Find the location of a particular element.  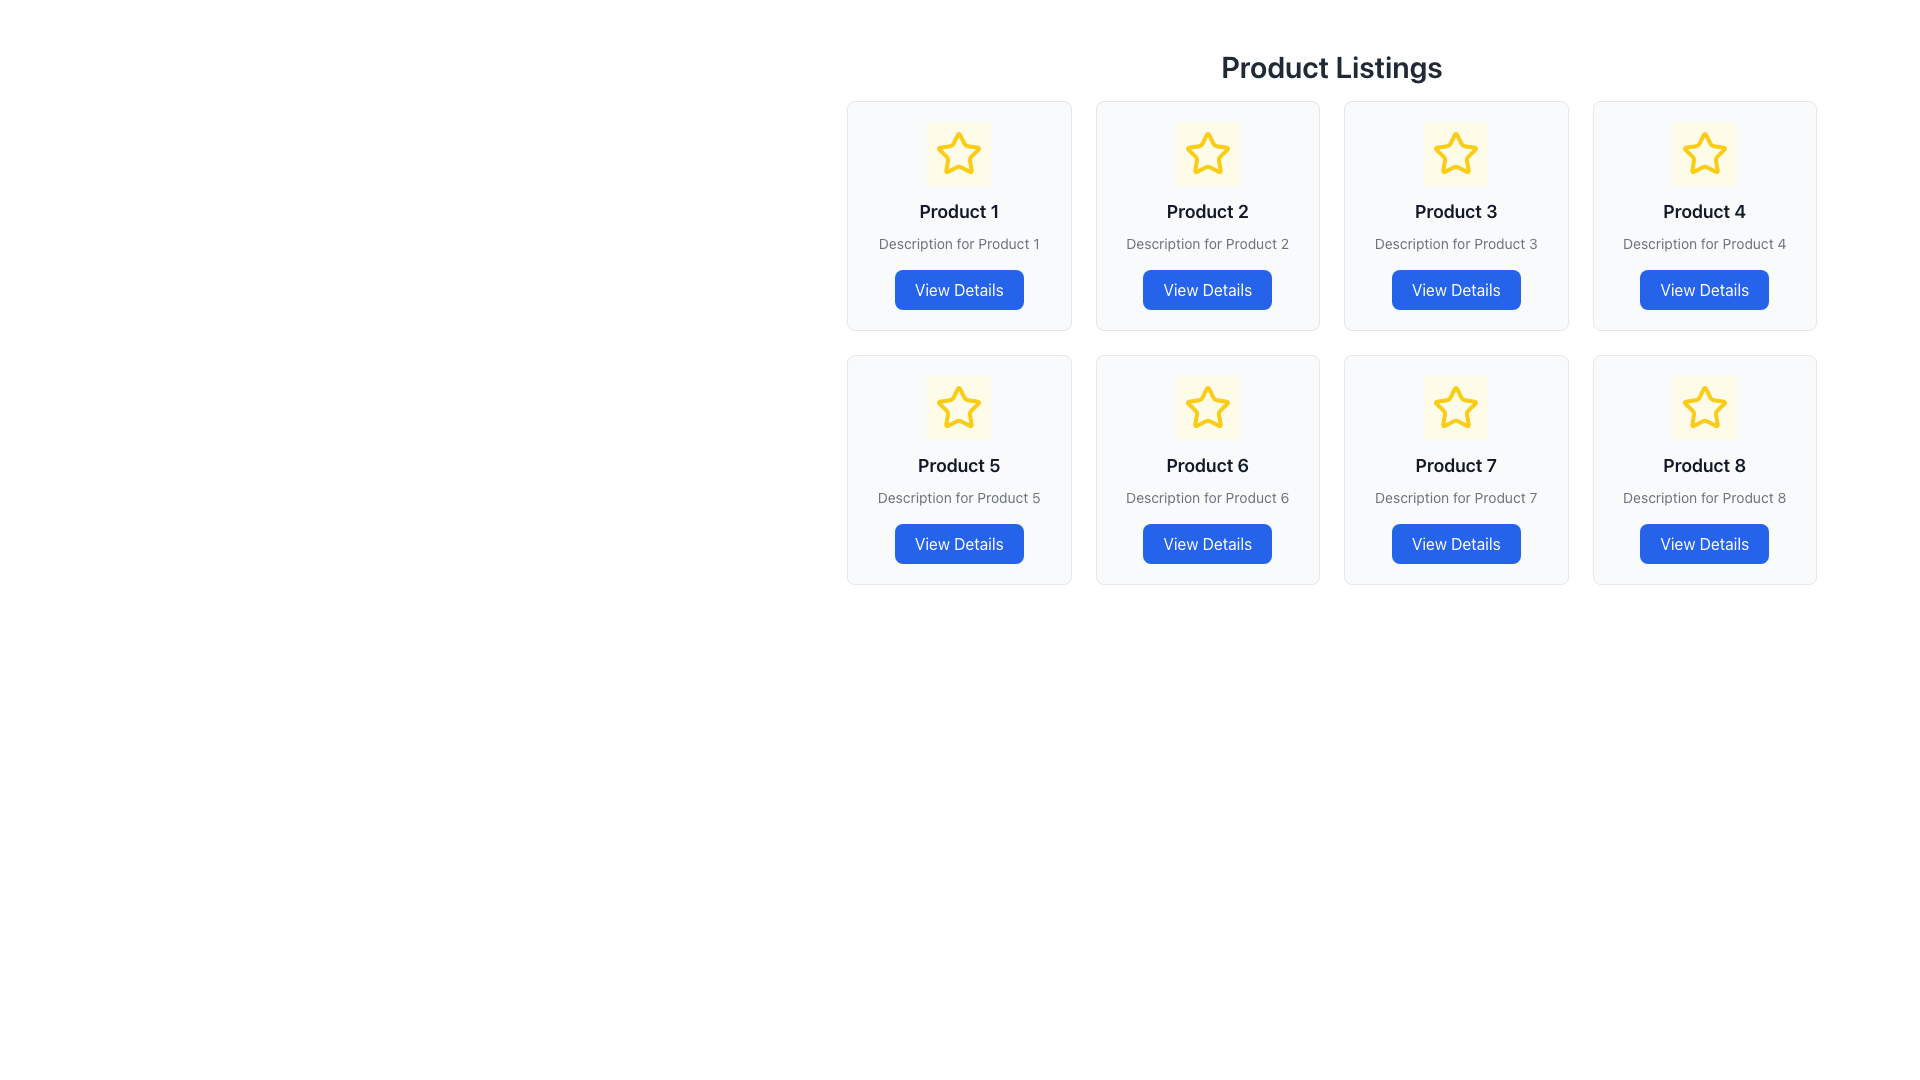

the informational text element that provides a summary of 'Product 3', located in the third card of the top row, below the title and above the 'View Details' button is located at coordinates (1456, 242).